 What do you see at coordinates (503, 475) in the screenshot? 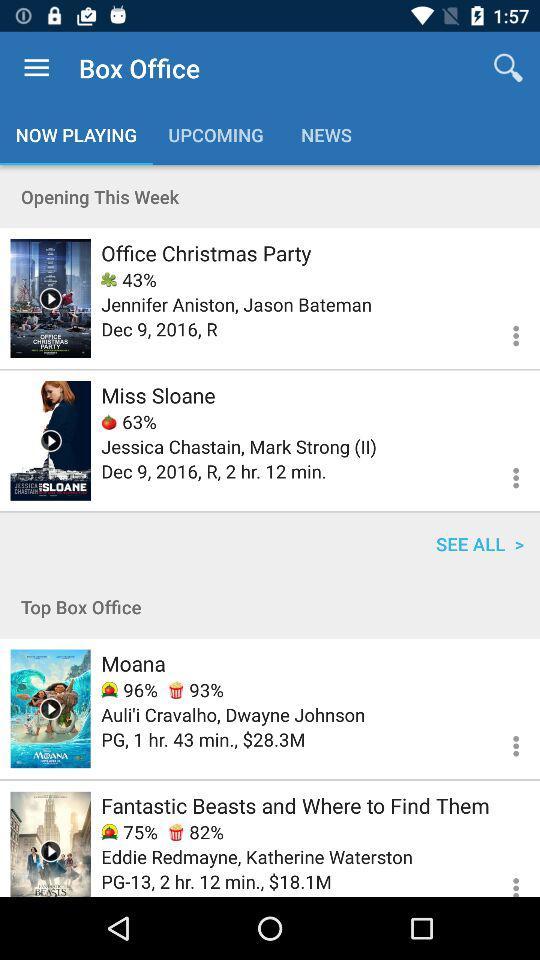
I see `option menu` at bounding box center [503, 475].